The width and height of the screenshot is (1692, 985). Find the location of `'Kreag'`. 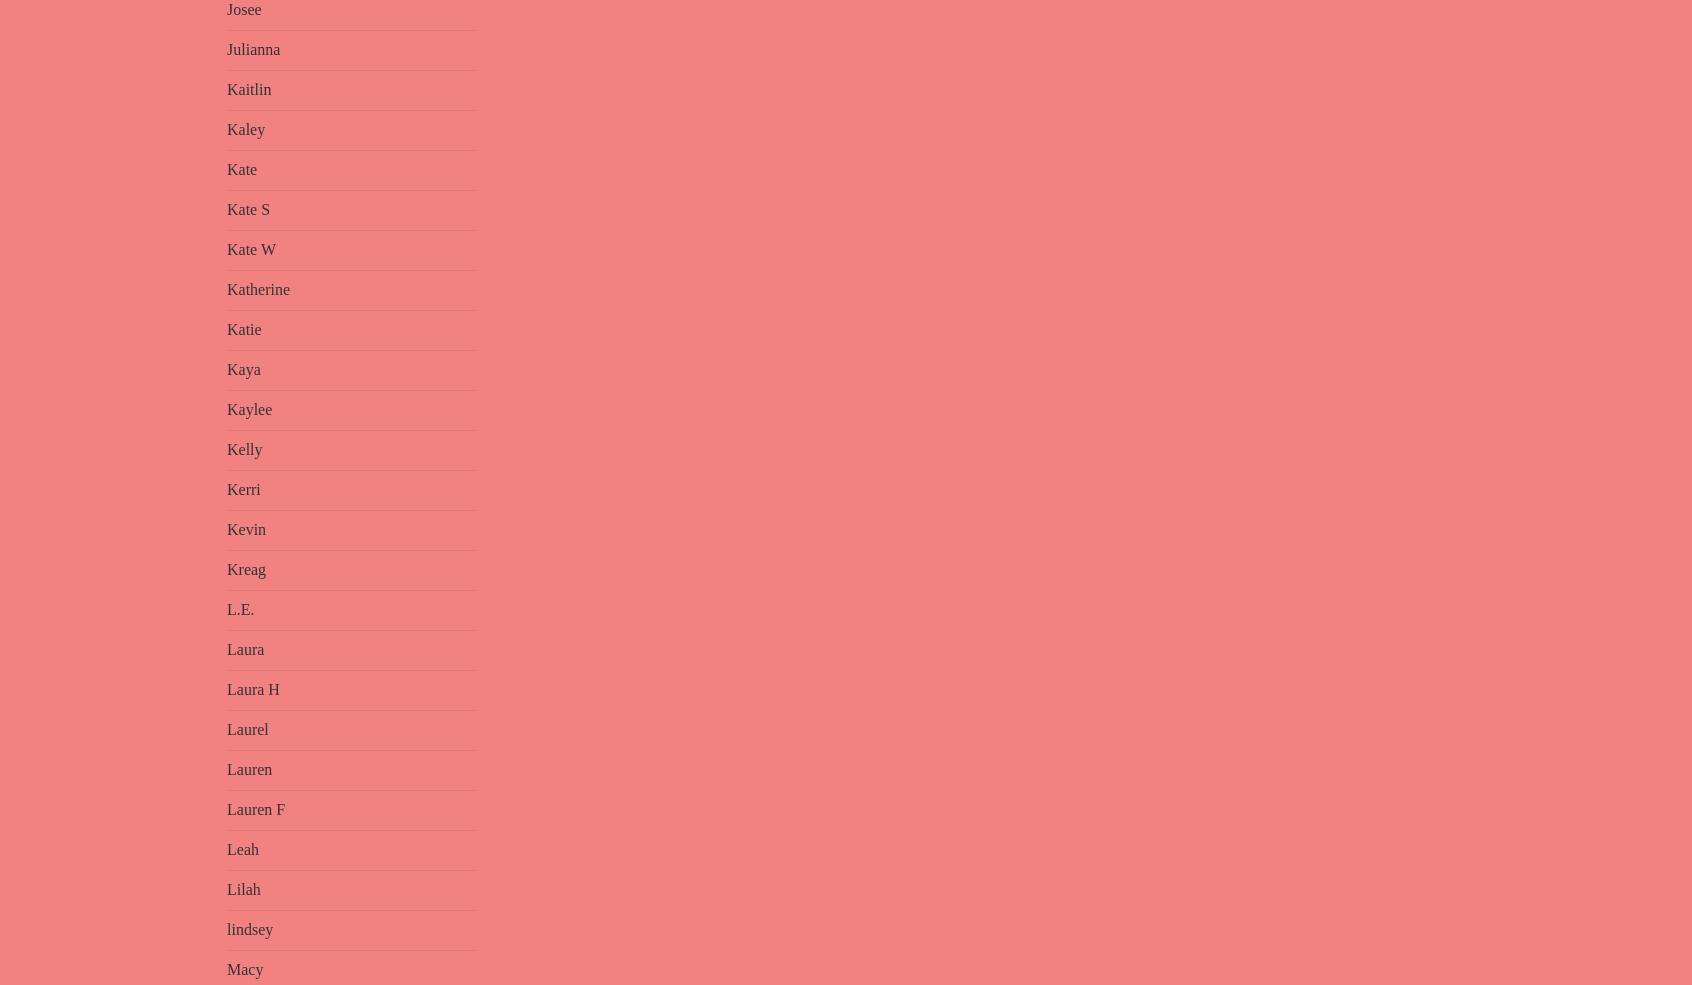

'Kreag' is located at coordinates (246, 569).